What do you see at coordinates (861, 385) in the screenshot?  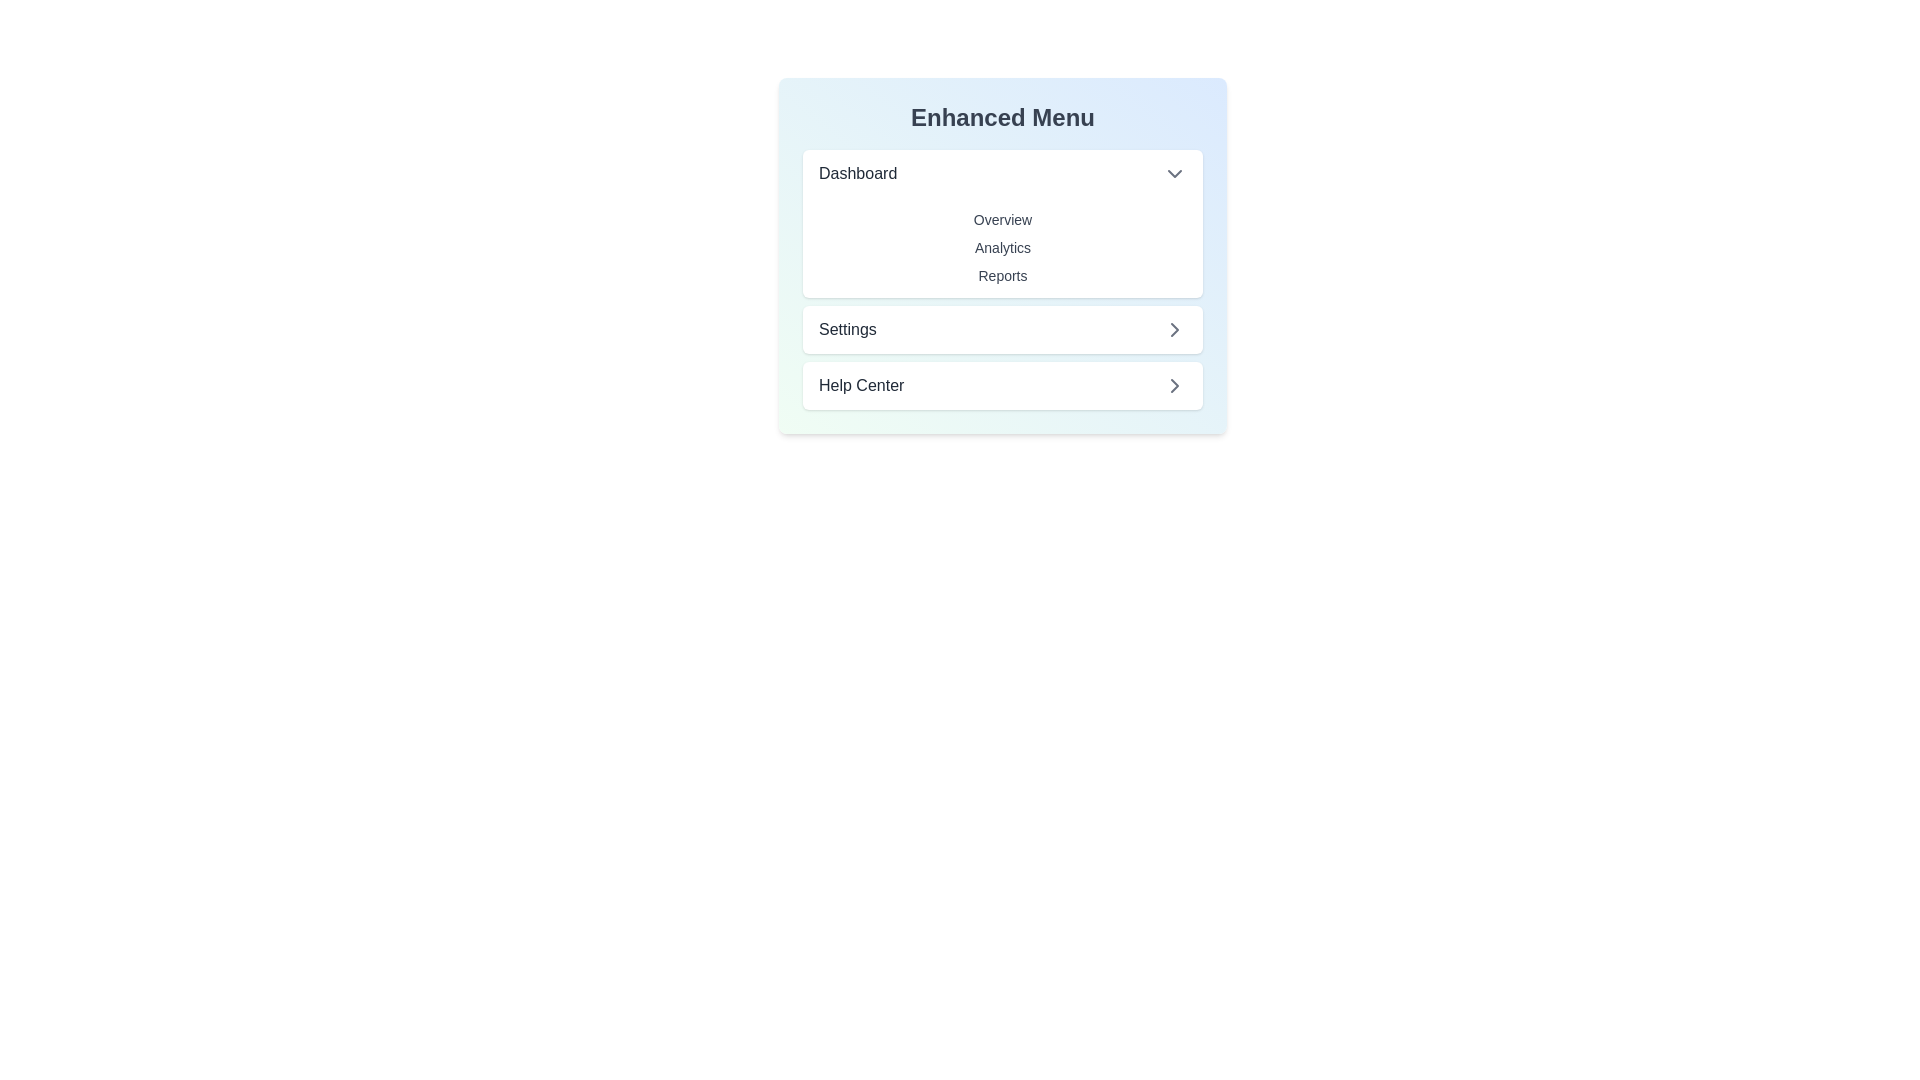 I see `the 'Help Center' text label in the menu interface` at bounding box center [861, 385].